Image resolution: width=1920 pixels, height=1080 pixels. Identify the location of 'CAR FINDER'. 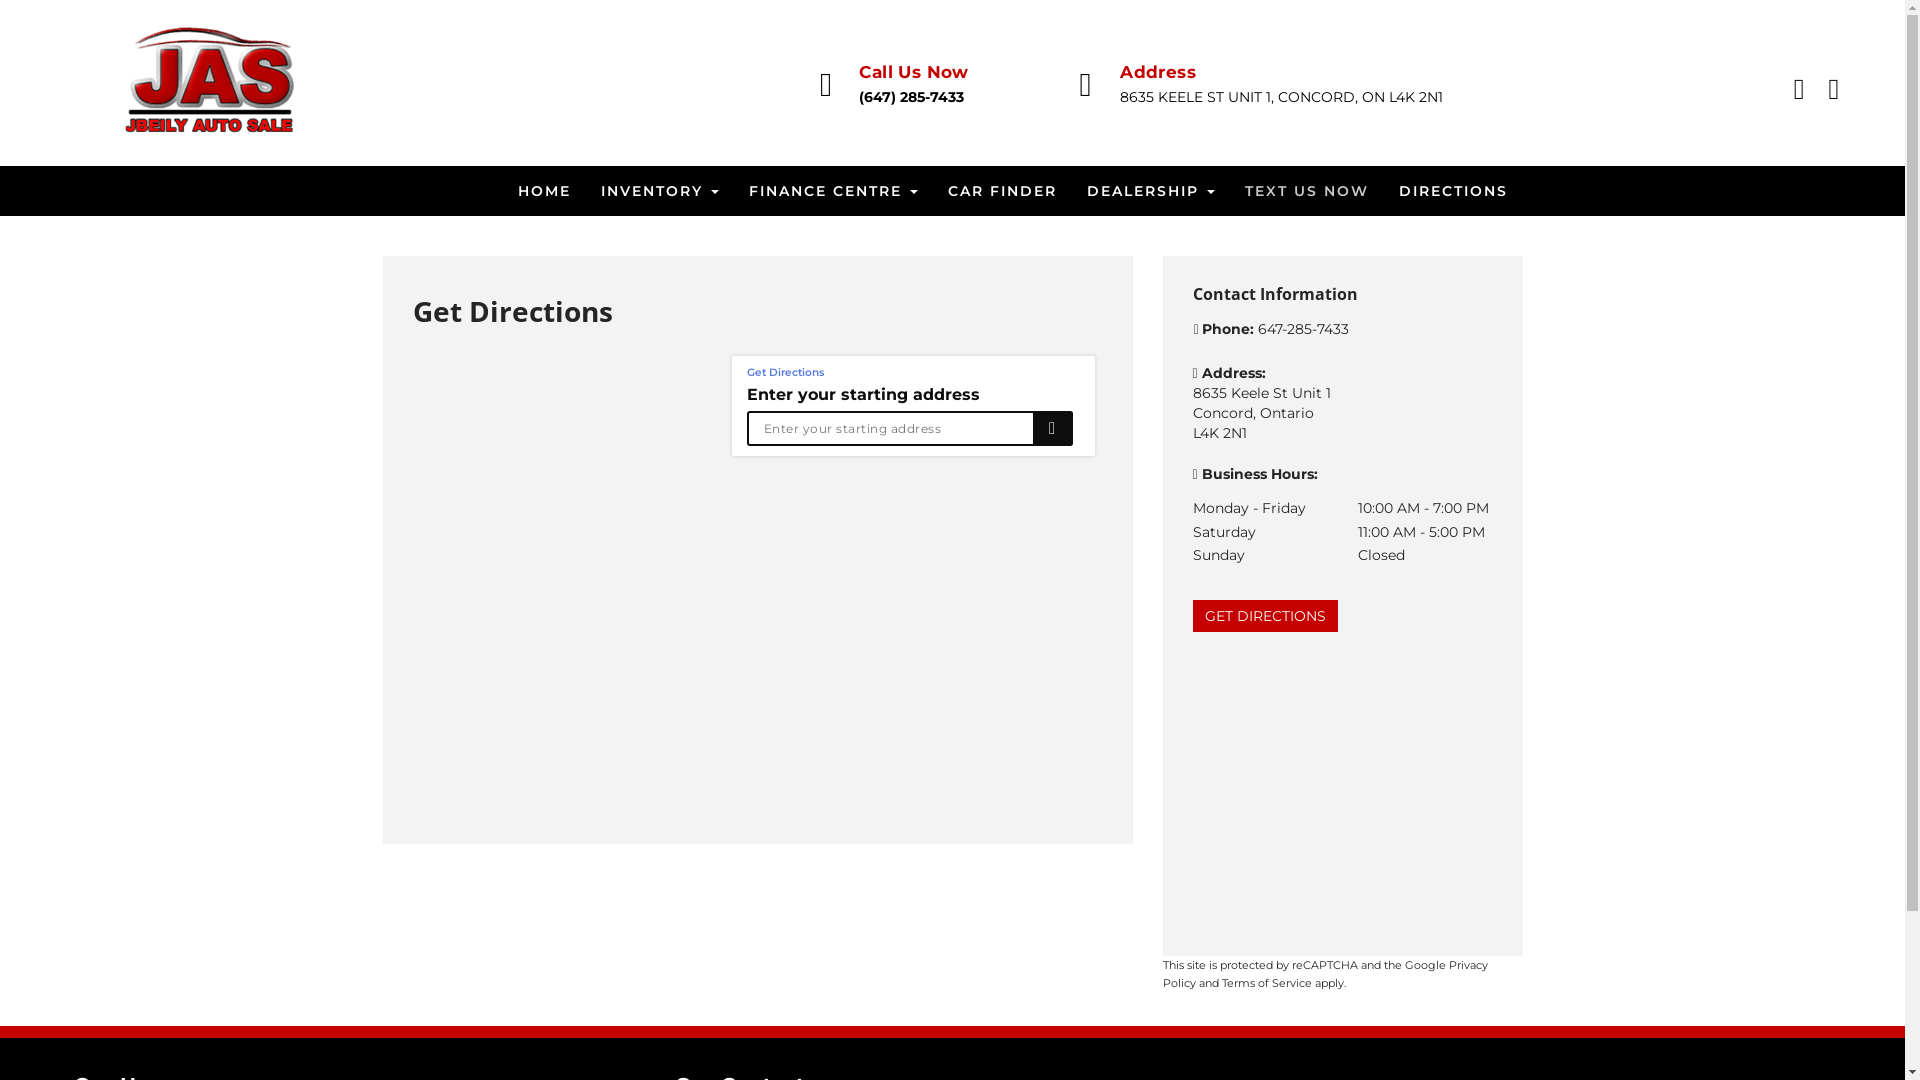
(930, 191).